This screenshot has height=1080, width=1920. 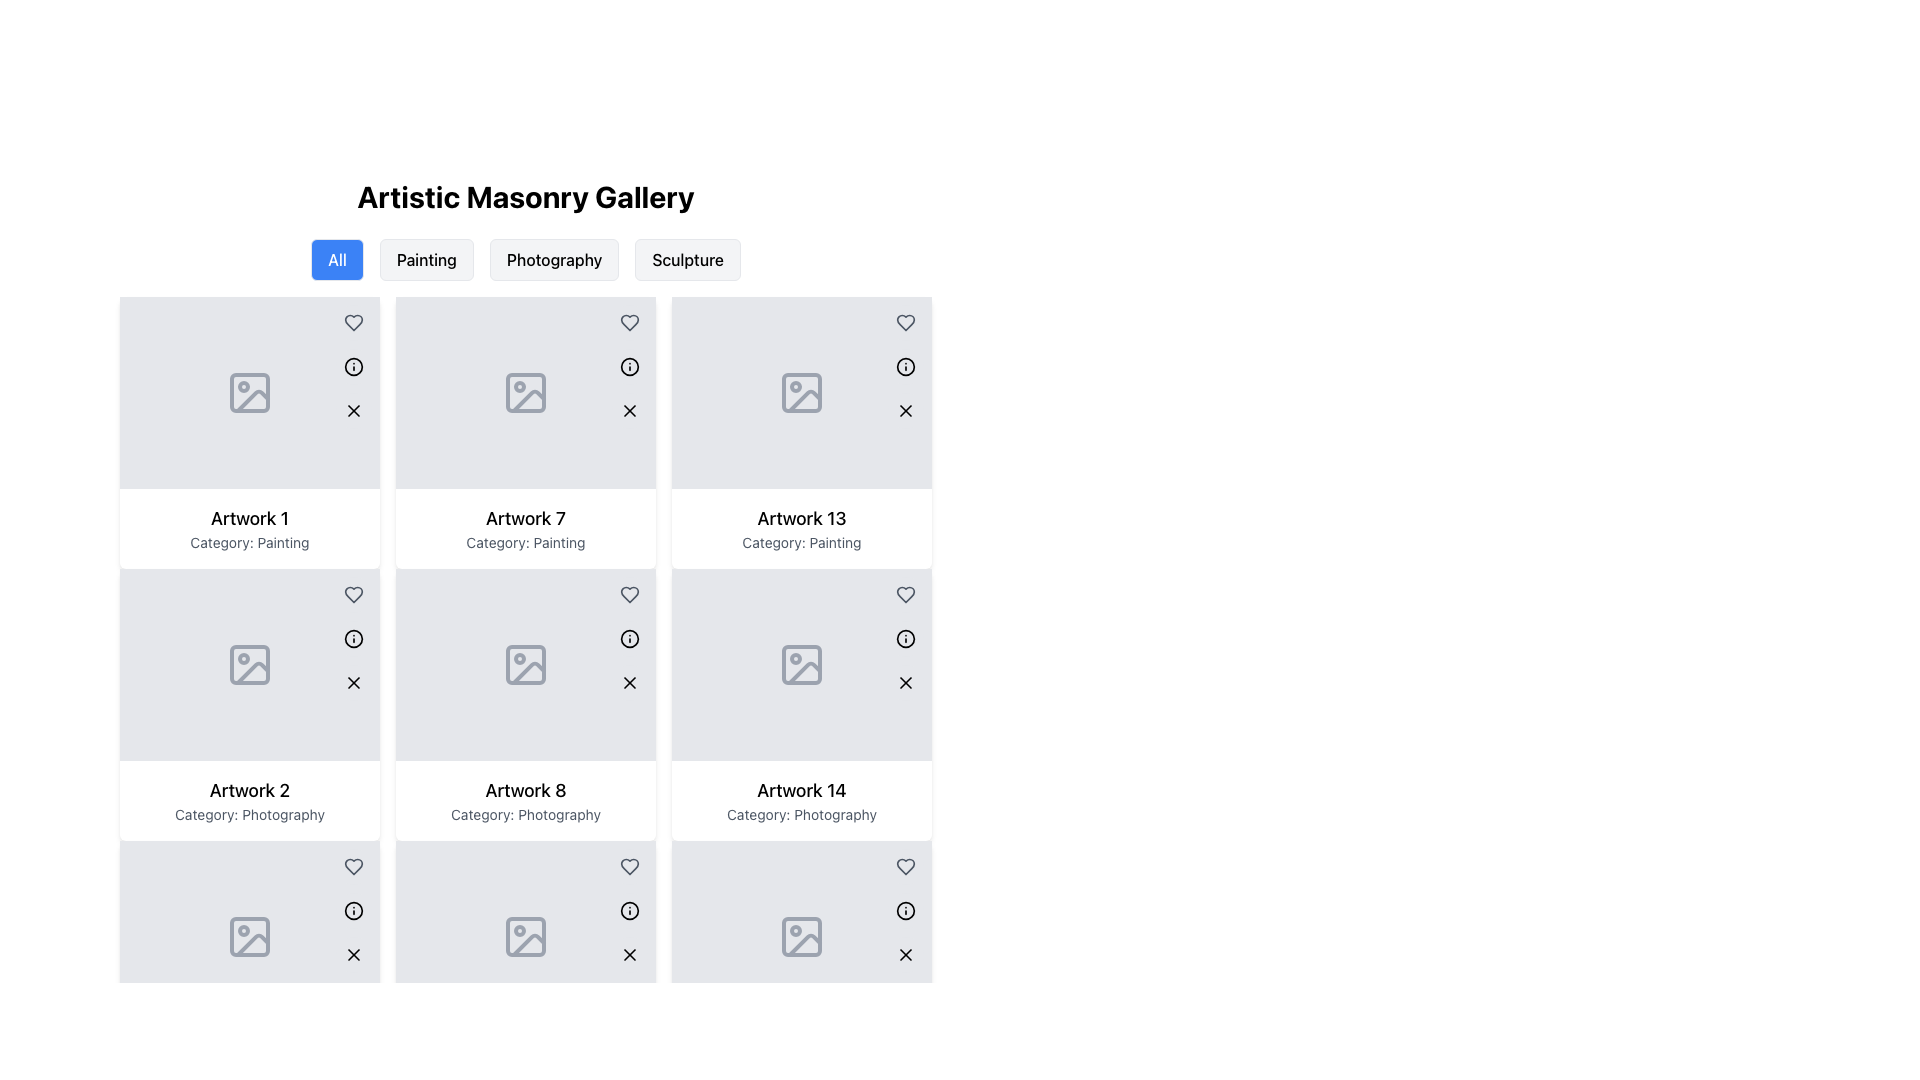 I want to click on the central circular information button with an 'i' symbol, so click(x=905, y=910).